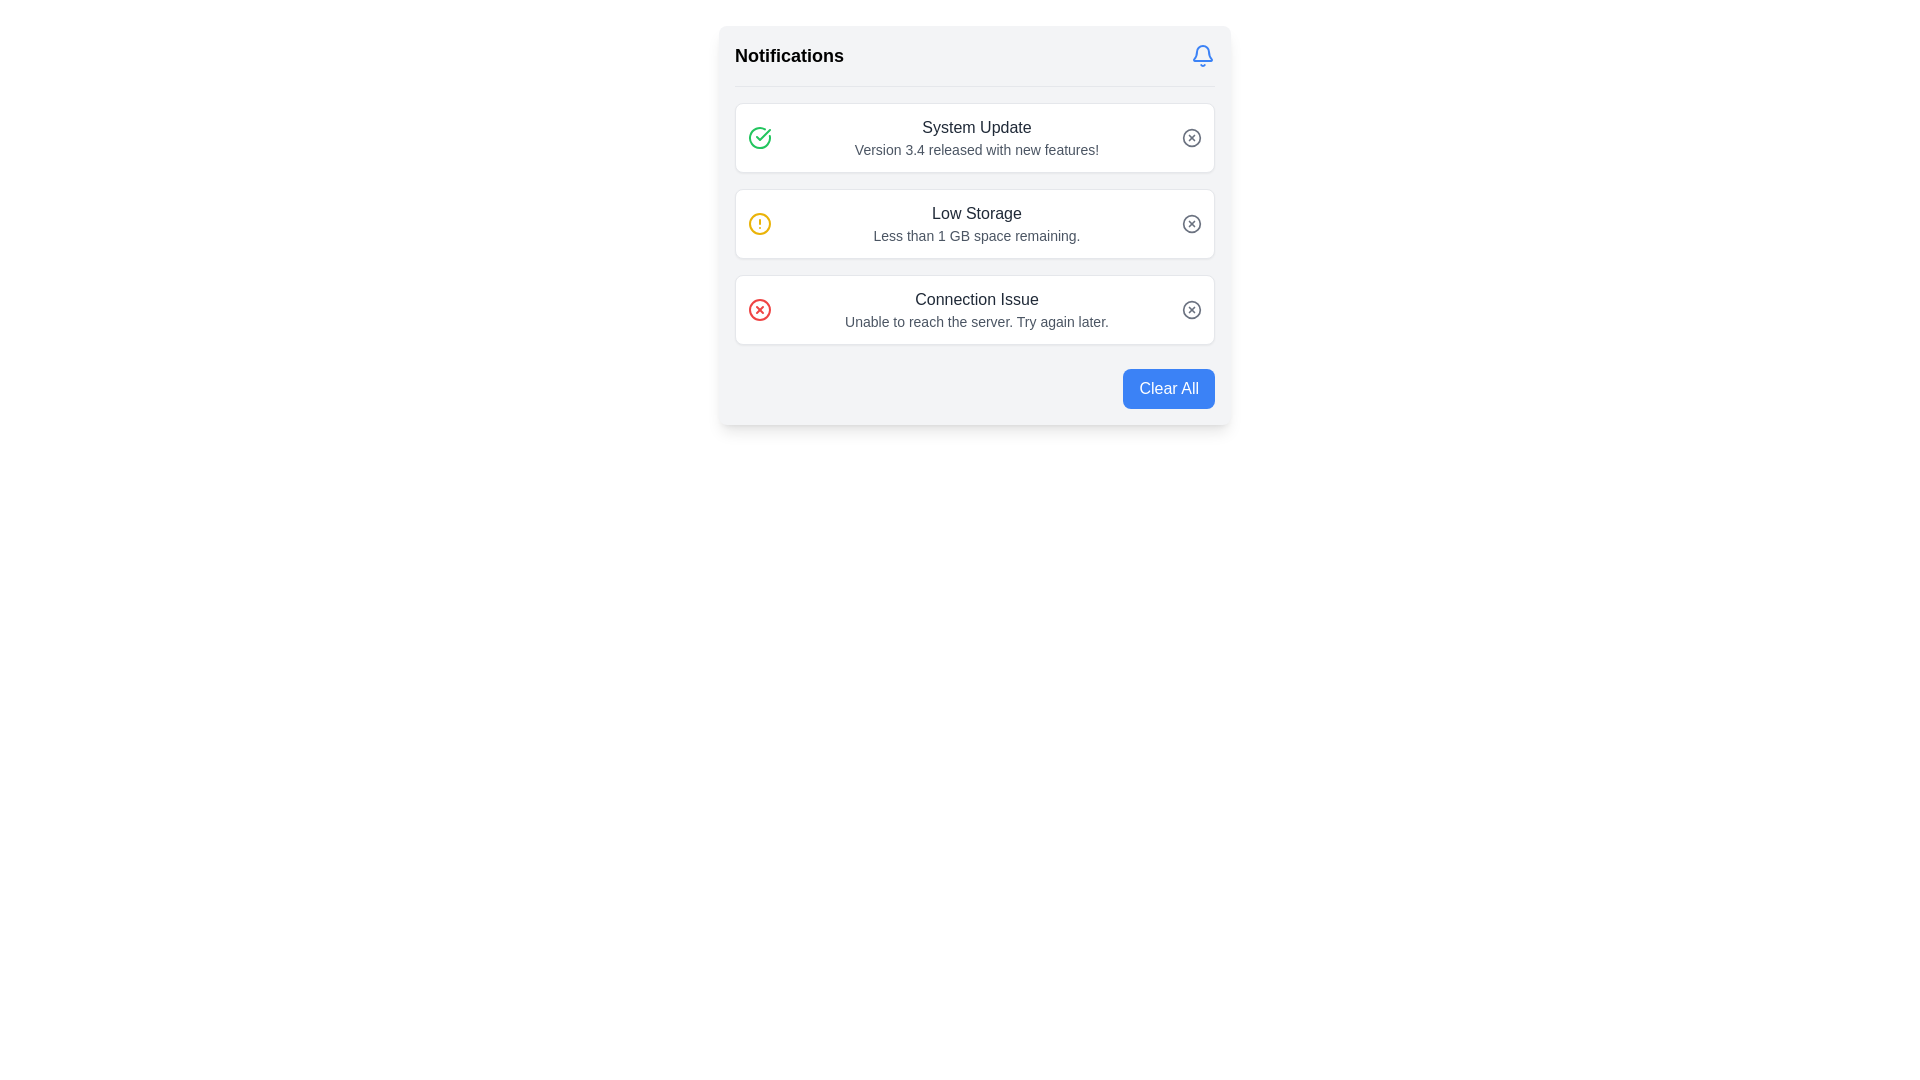  Describe the element at coordinates (1191, 223) in the screenshot. I see `the Decorative SVG circle that is part of the warning notification icon for 'Low Storage' in the notification panel` at that location.